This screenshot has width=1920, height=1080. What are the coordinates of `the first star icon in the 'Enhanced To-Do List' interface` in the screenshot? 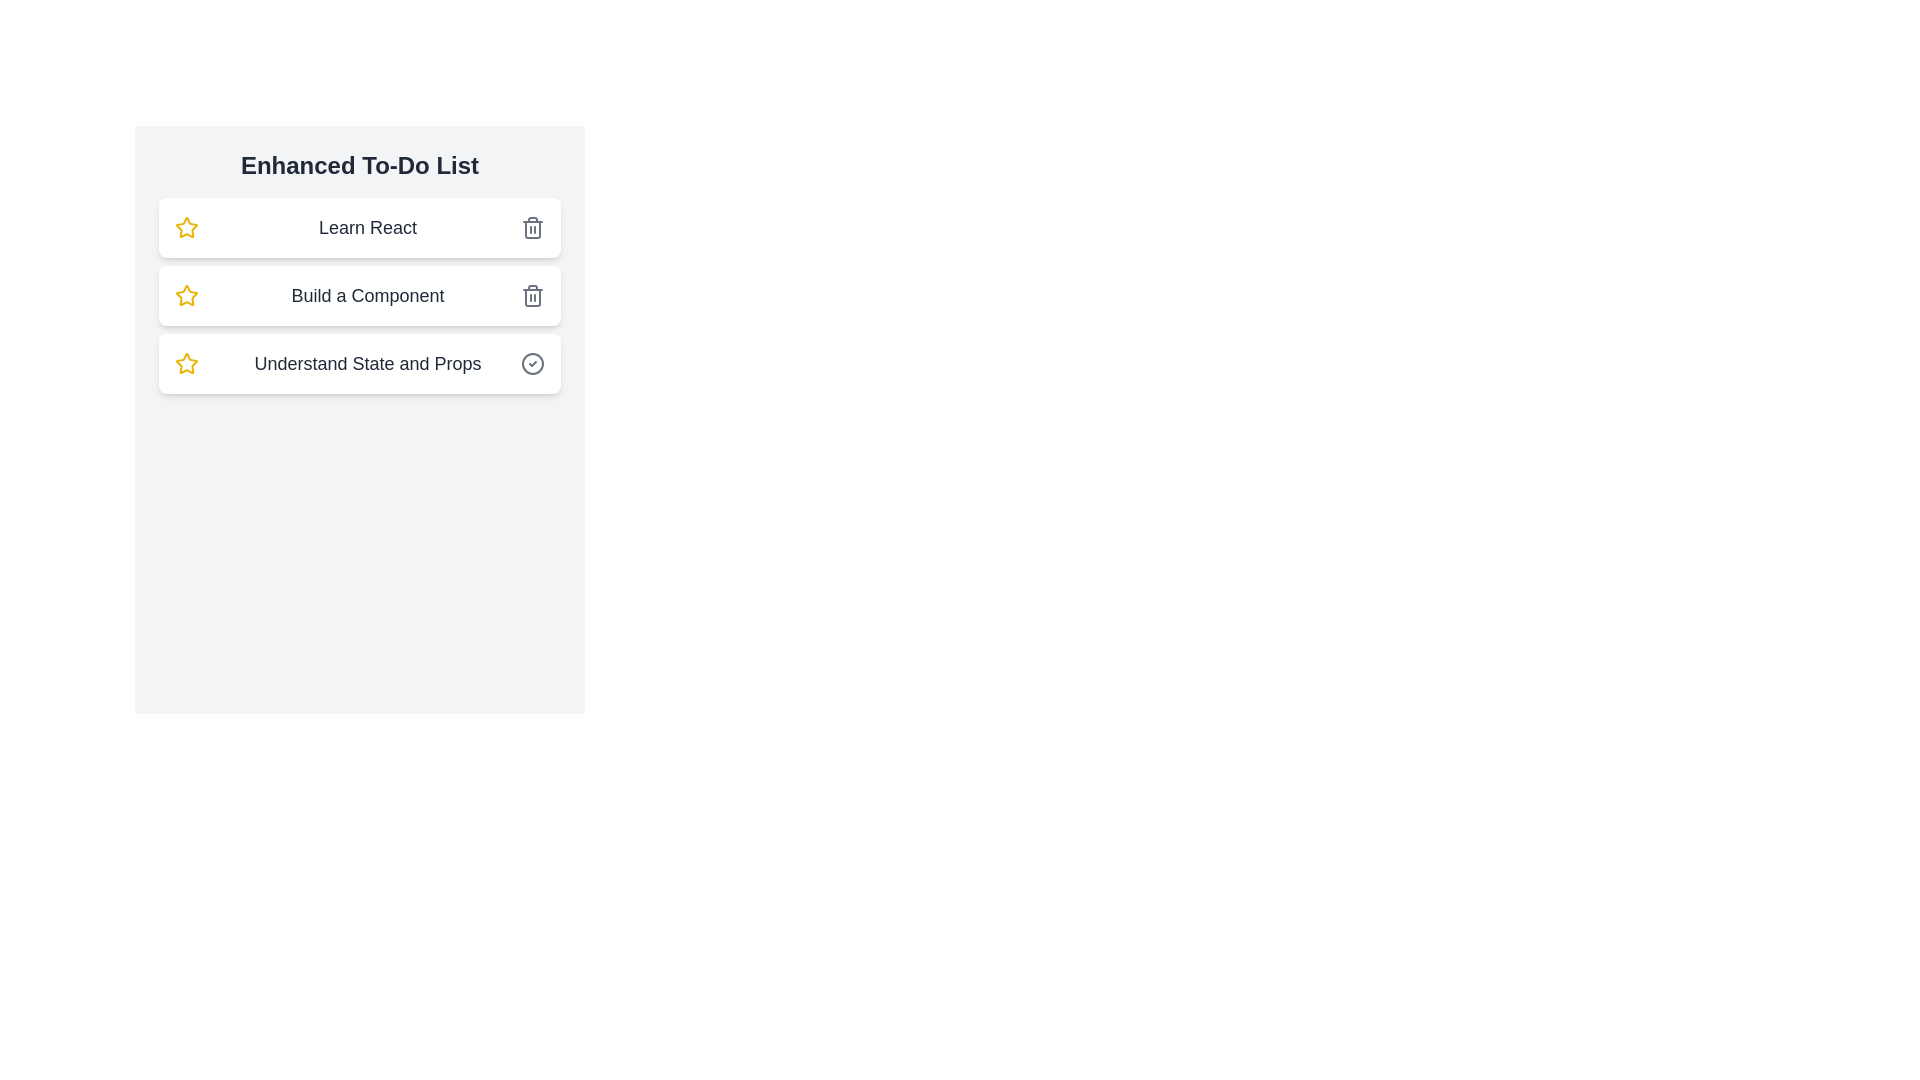 It's located at (187, 226).